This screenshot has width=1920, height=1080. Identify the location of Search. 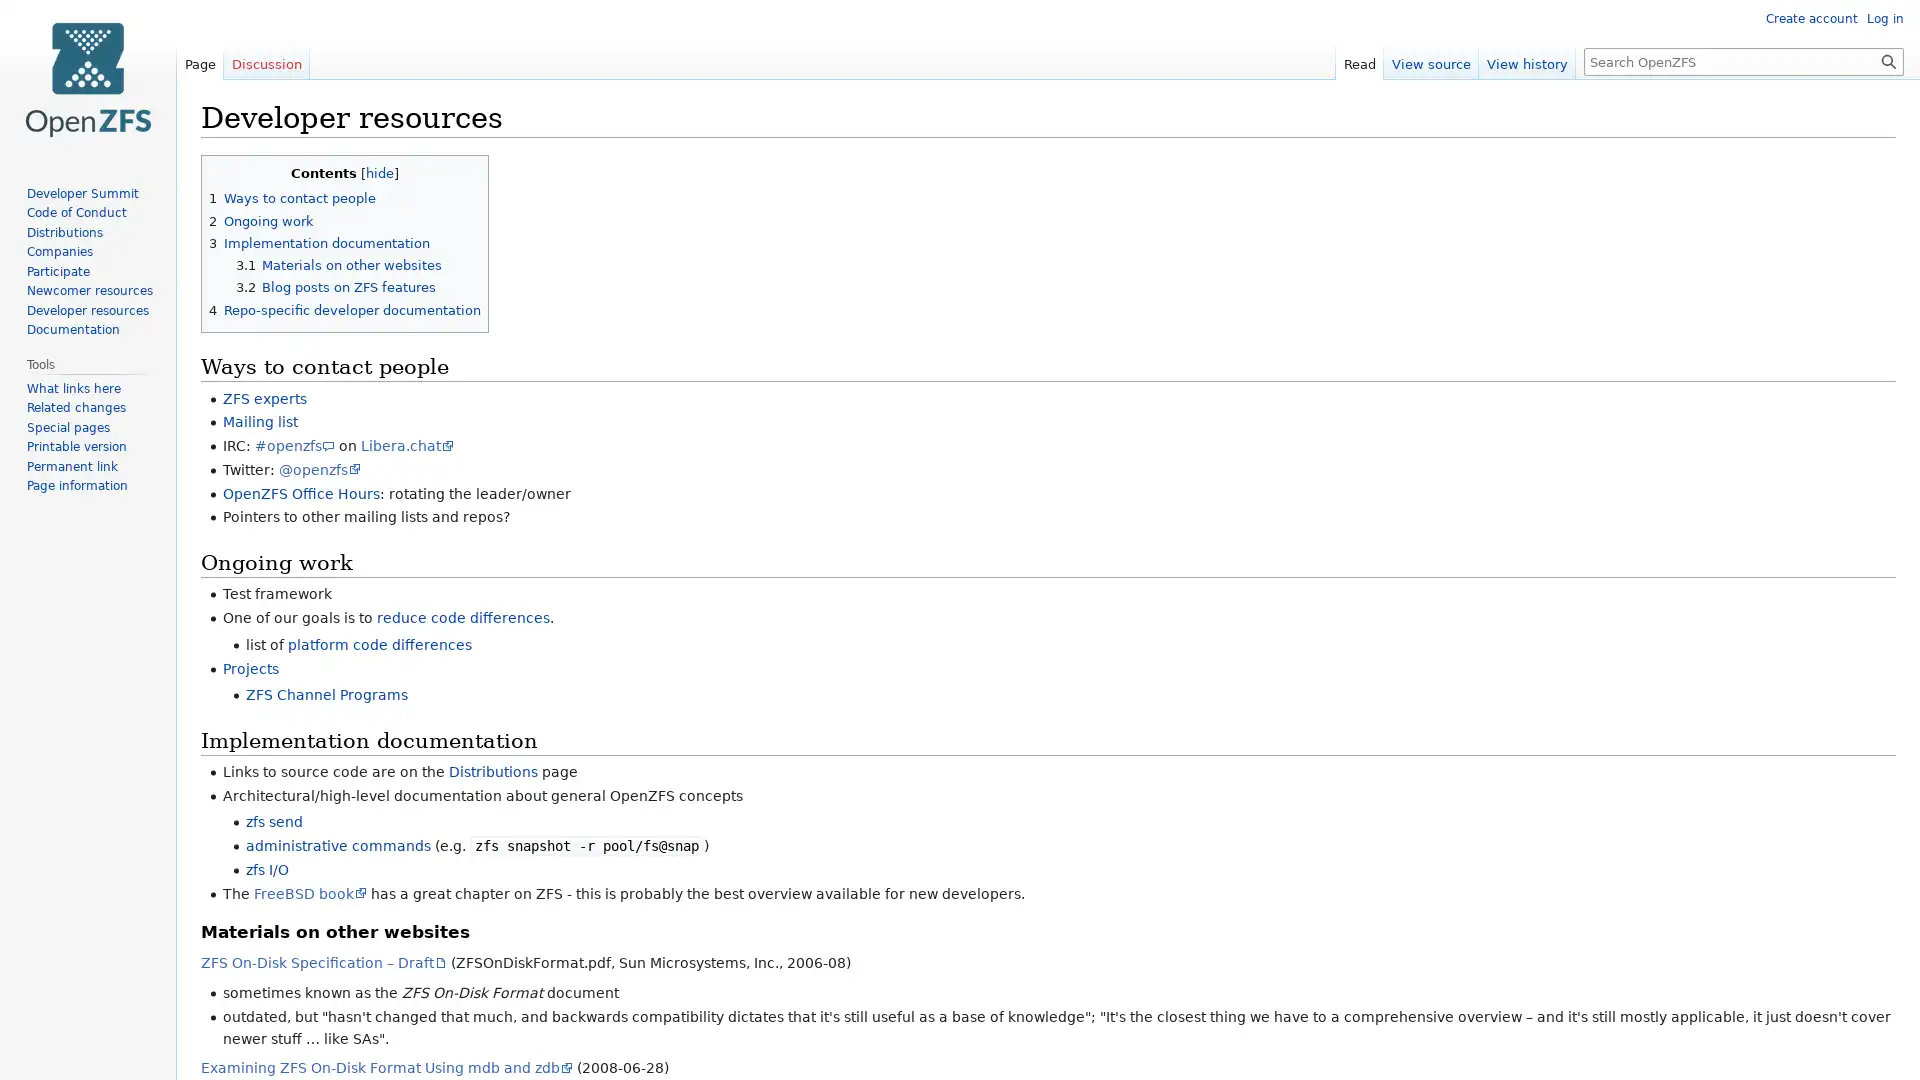
(1888, 60).